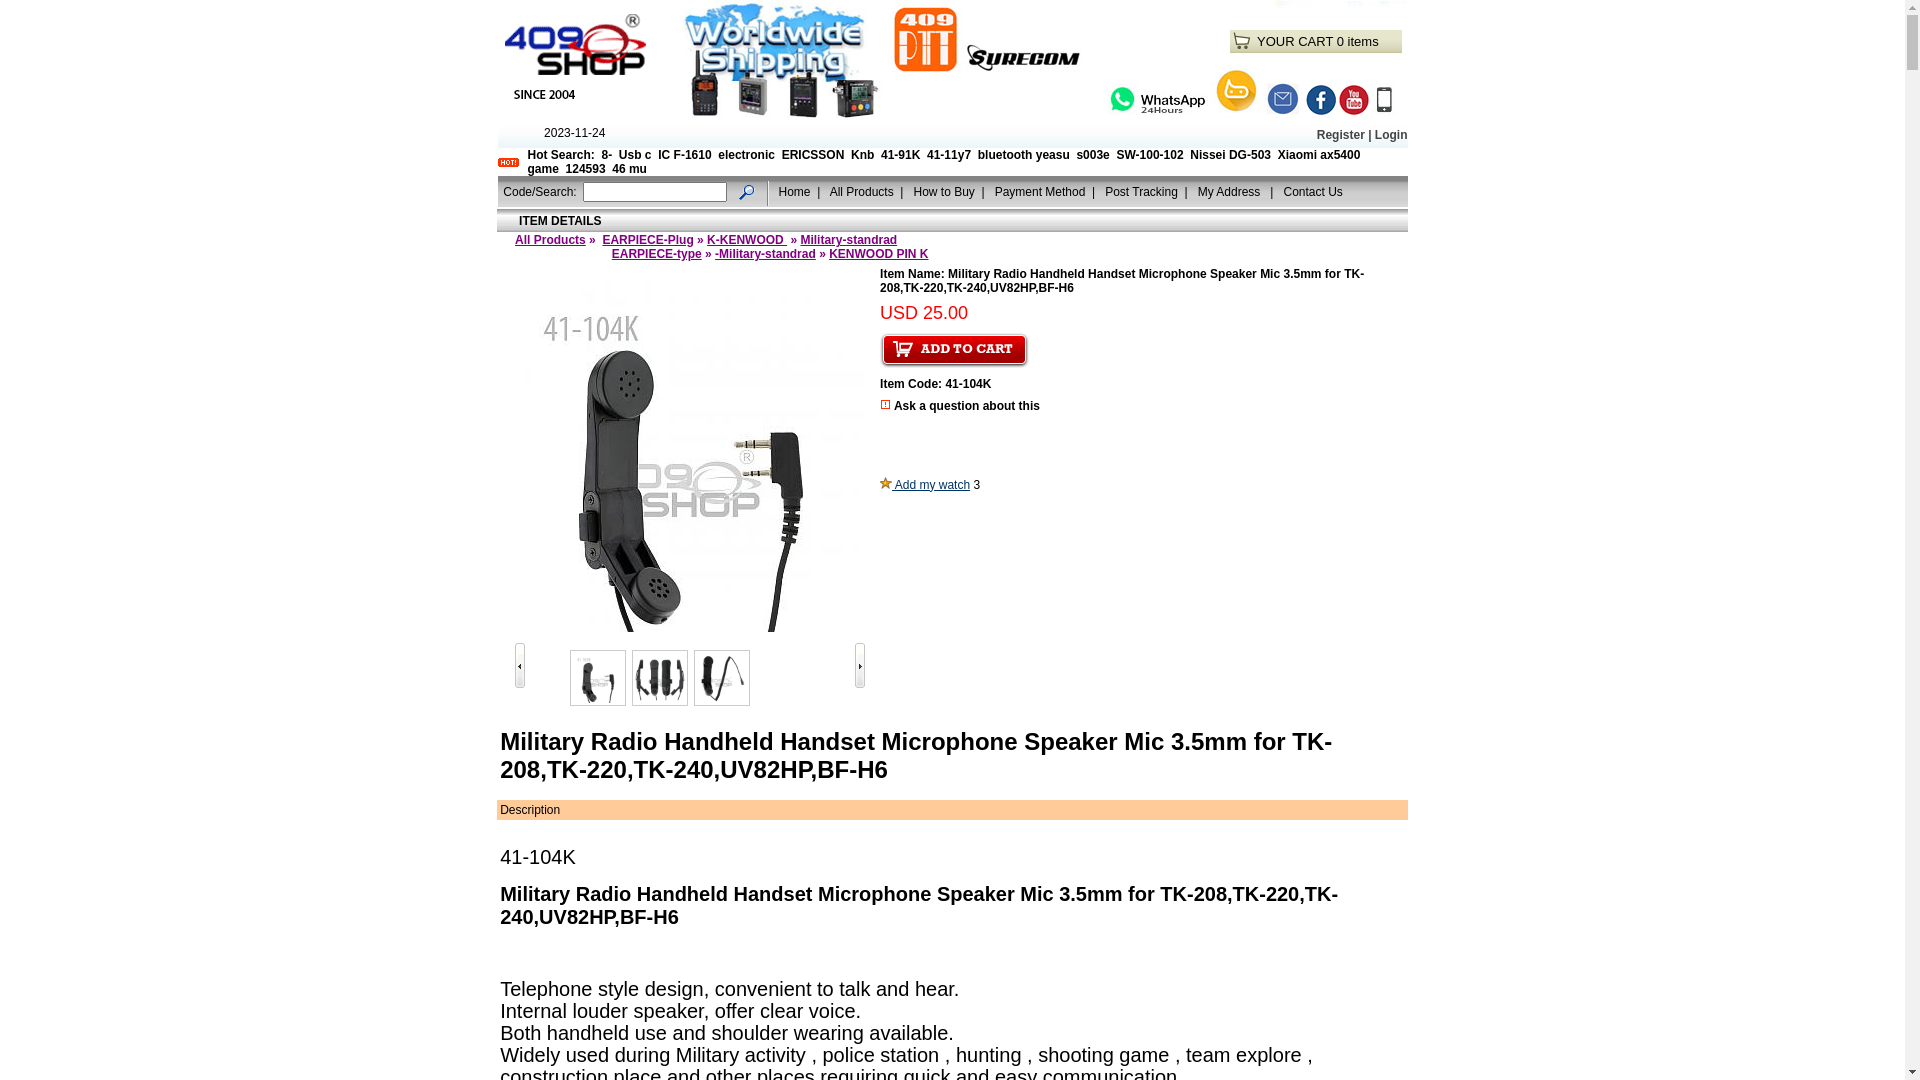 Image resolution: width=1920 pixels, height=1080 pixels. I want to click on 'EARPIECE-type', so click(657, 253).